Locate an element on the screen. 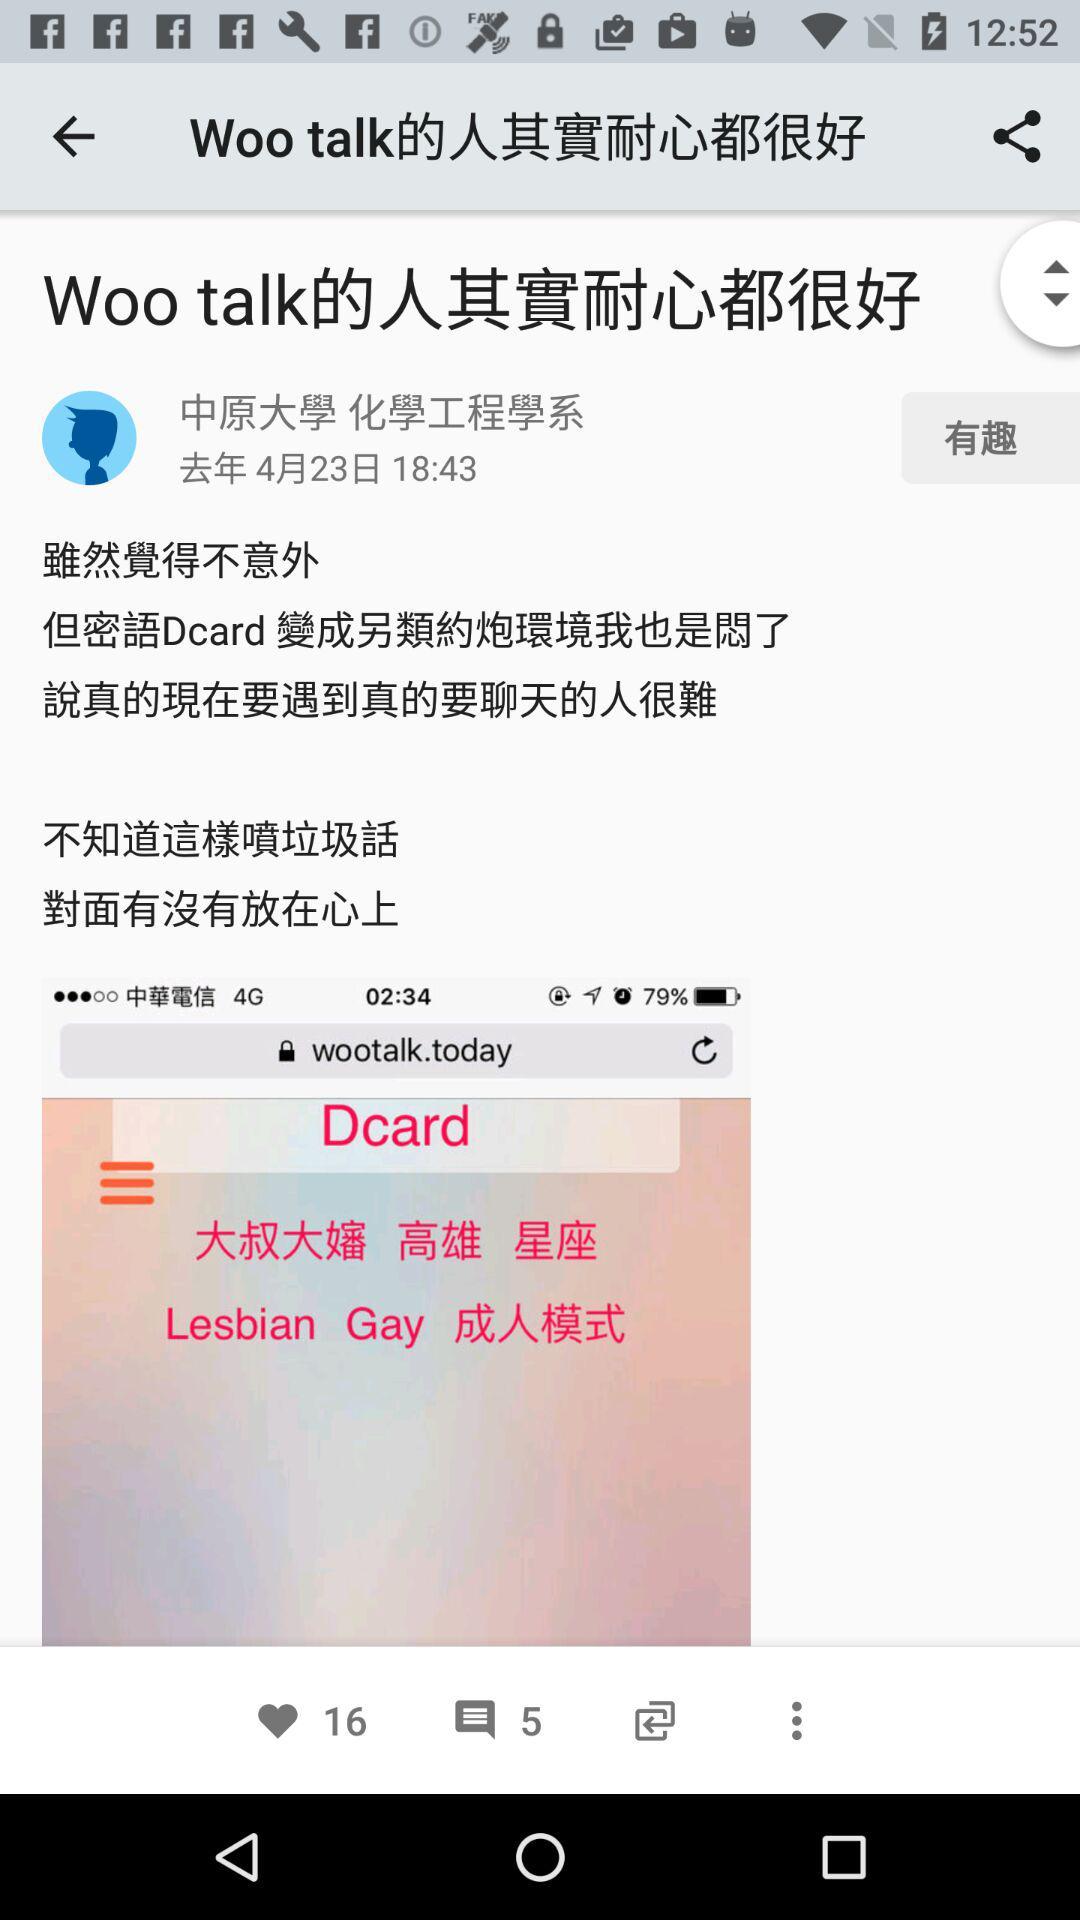 The image size is (1080, 1920). the item at the bottom left corner is located at coordinates (310, 1719).